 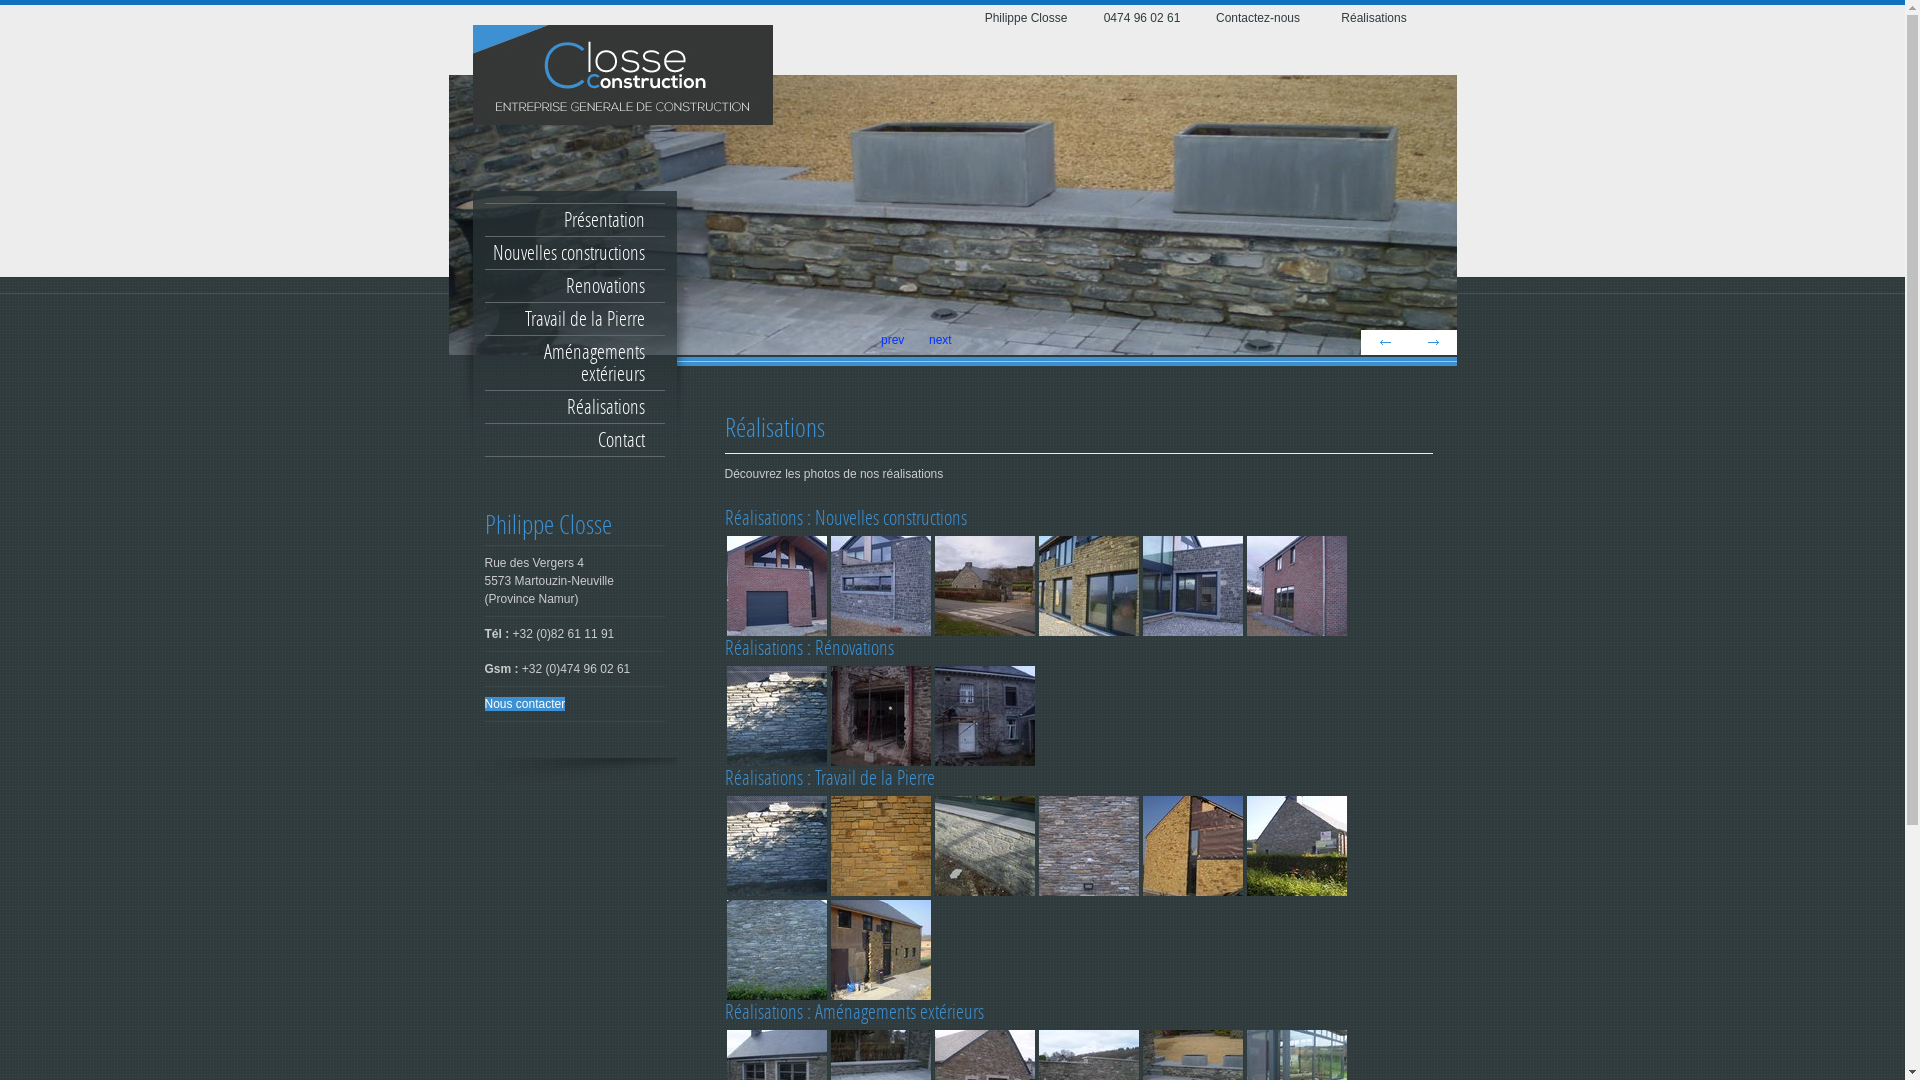 What do you see at coordinates (879, 948) in the screenshot?
I see `'OLYMPUS DIGITAL CAMERA         '` at bounding box center [879, 948].